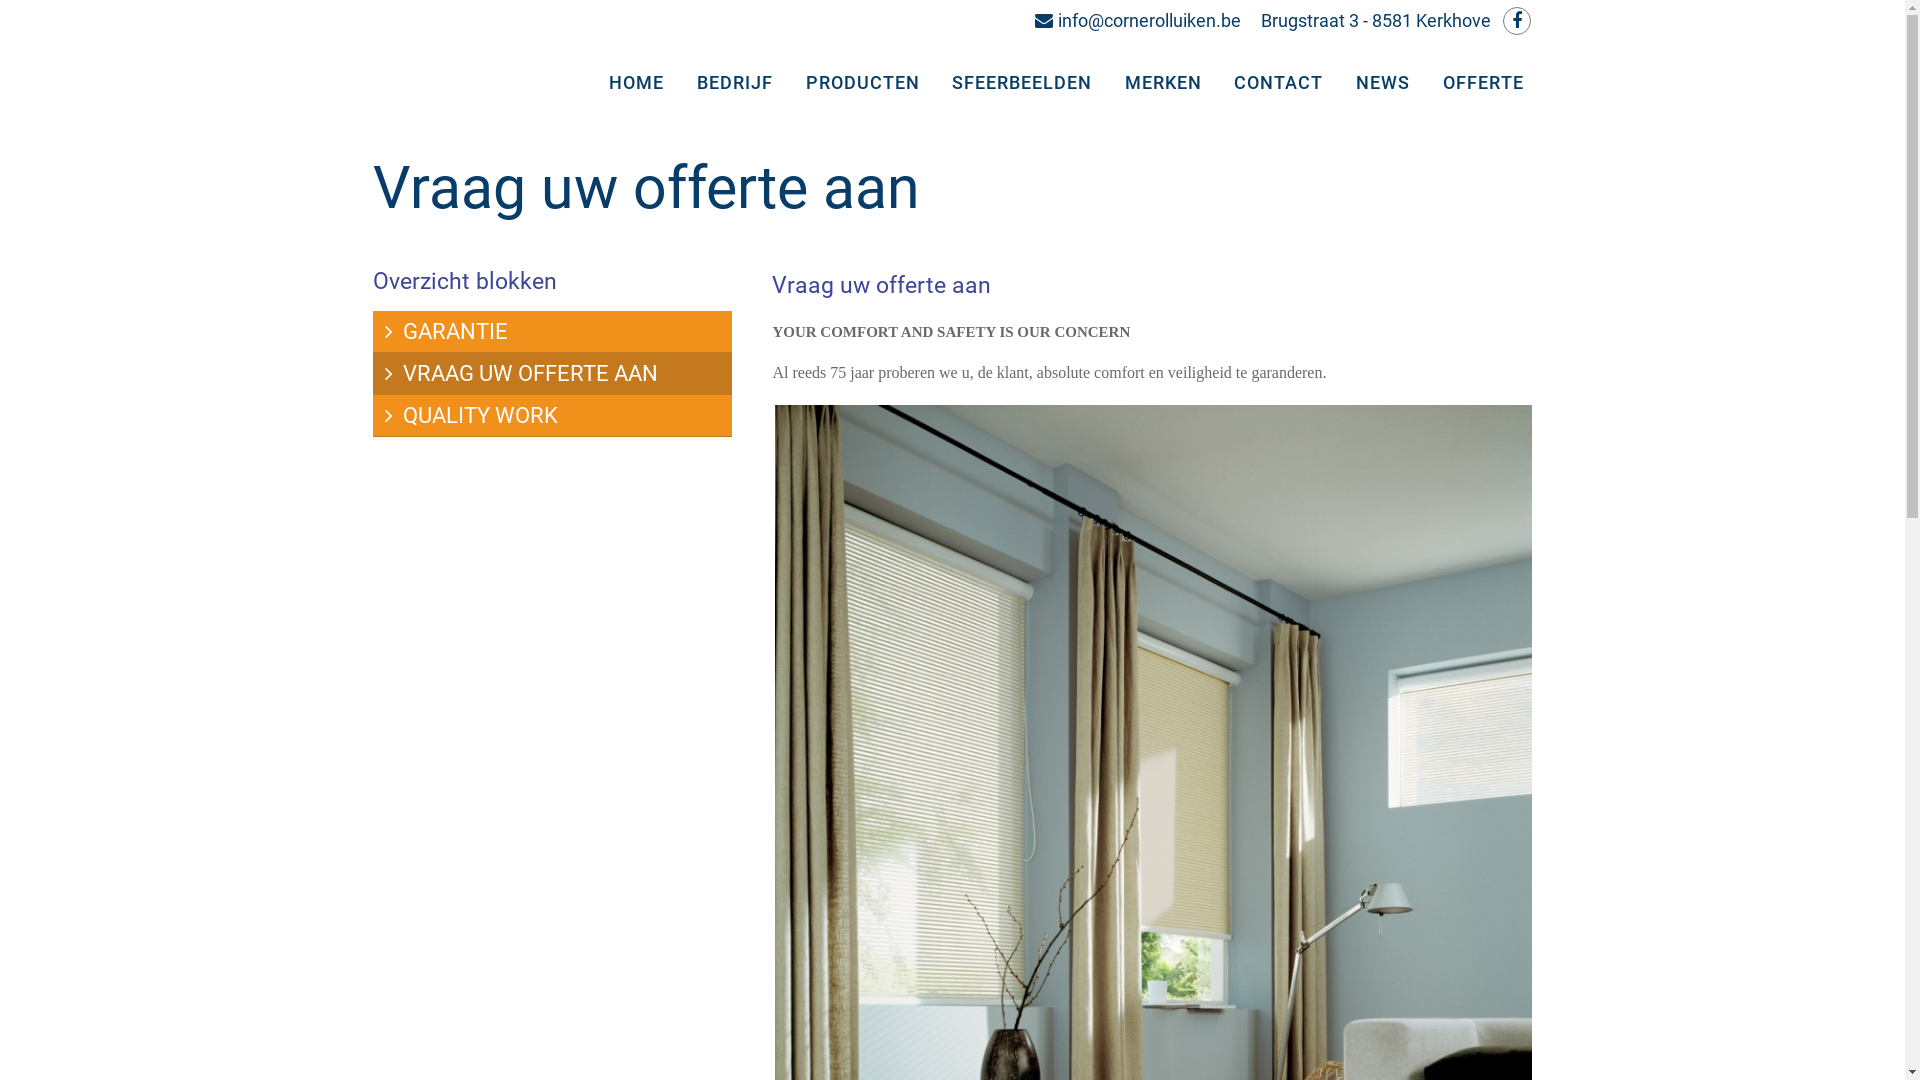 This screenshot has width=1920, height=1080. Describe the element at coordinates (736, 82) in the screenshot. I see `'BEDRIJF'` at that location.